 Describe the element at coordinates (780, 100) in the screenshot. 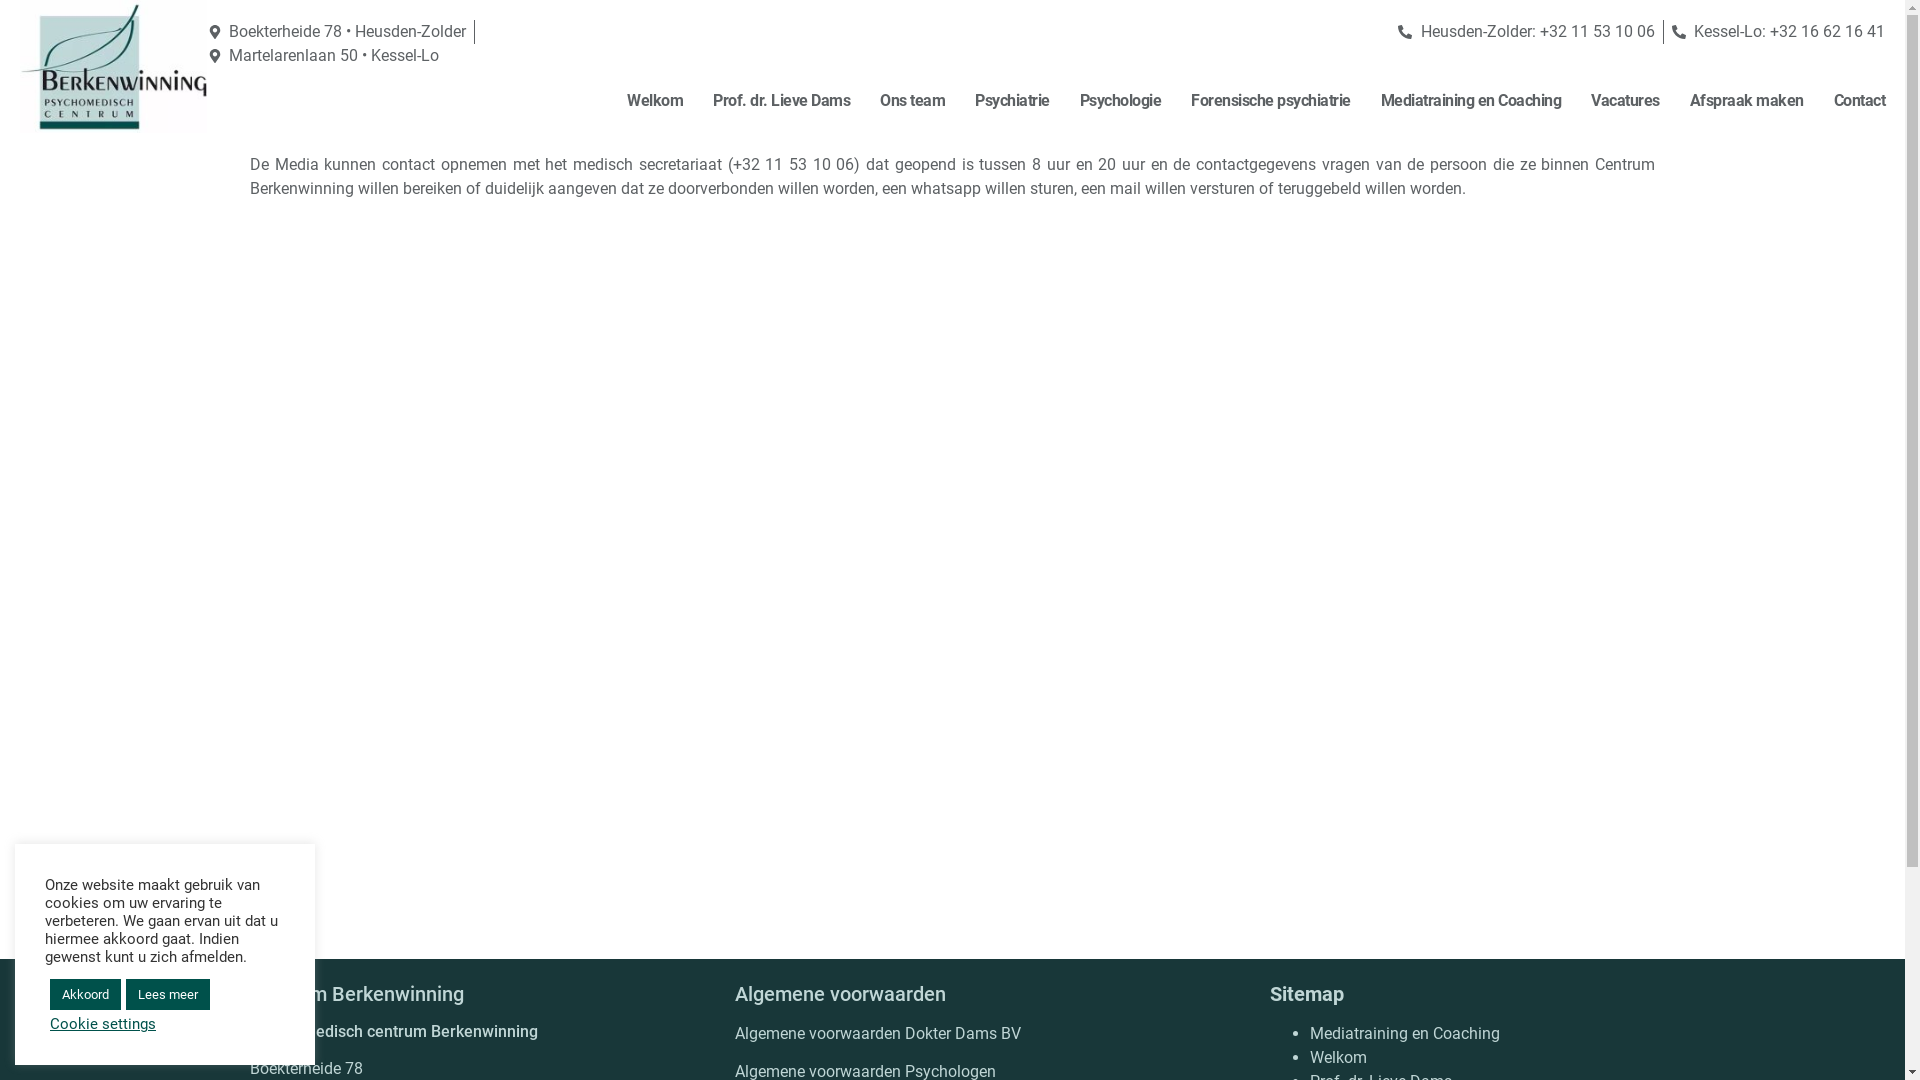

I see `'Prof. dr. Lieve Dams'` at that location.